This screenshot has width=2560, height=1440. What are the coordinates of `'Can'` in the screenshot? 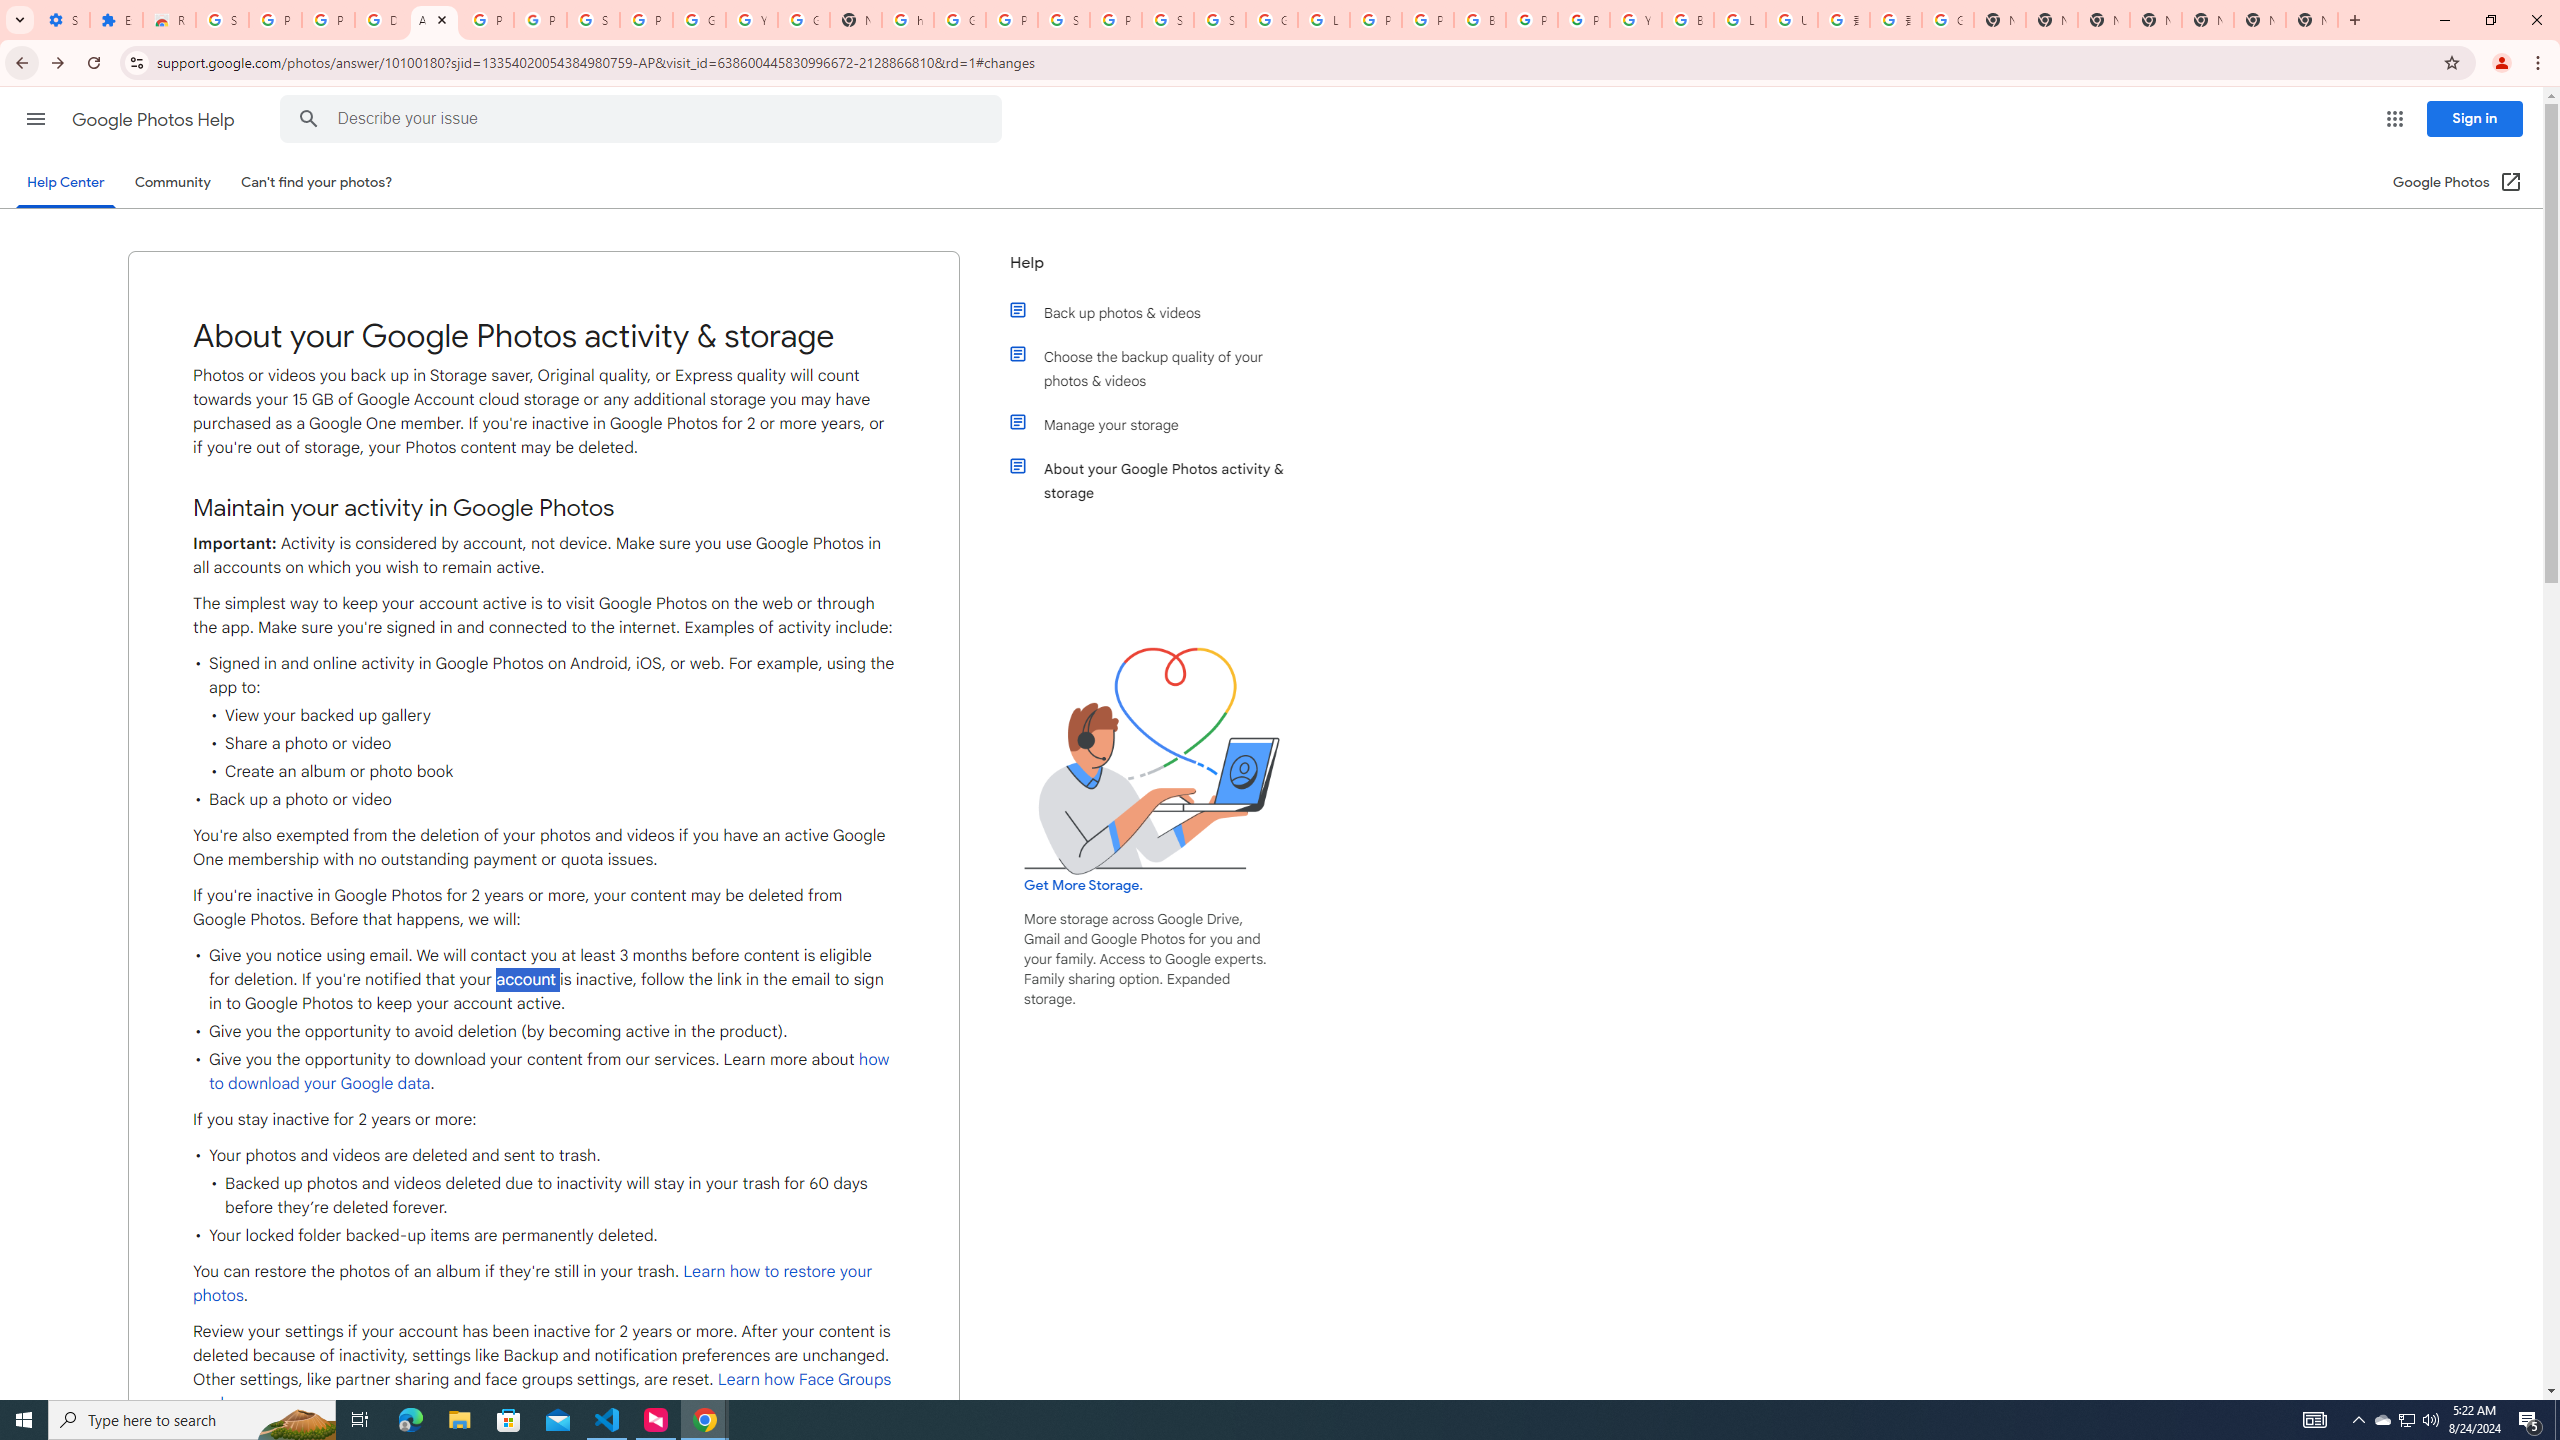 It's located at (317, 181).